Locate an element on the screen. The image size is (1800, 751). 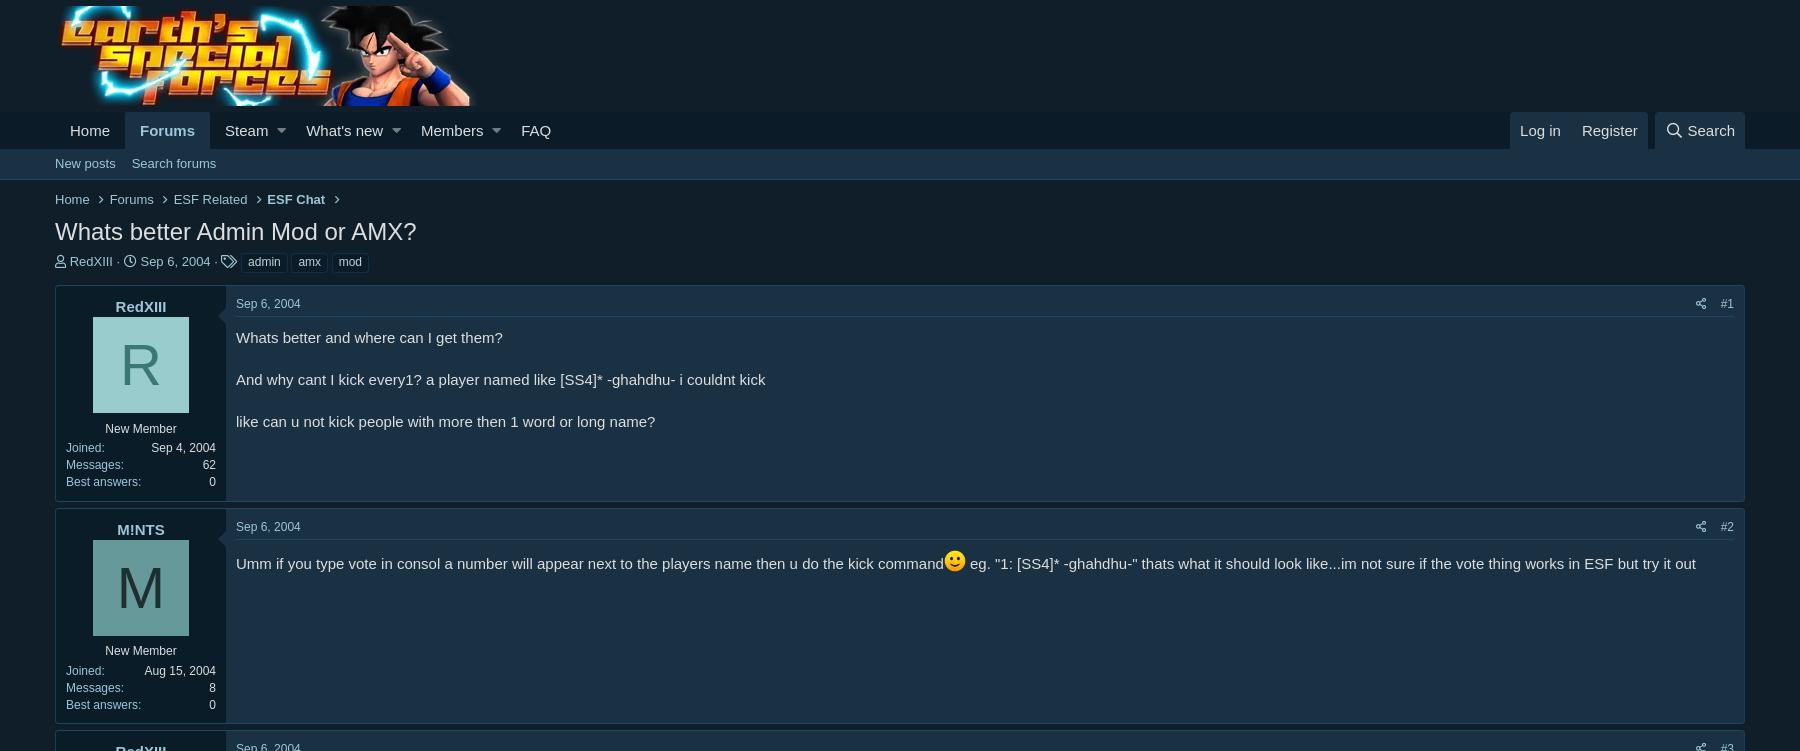
'FAQ' is located at coordinates (535, 129).